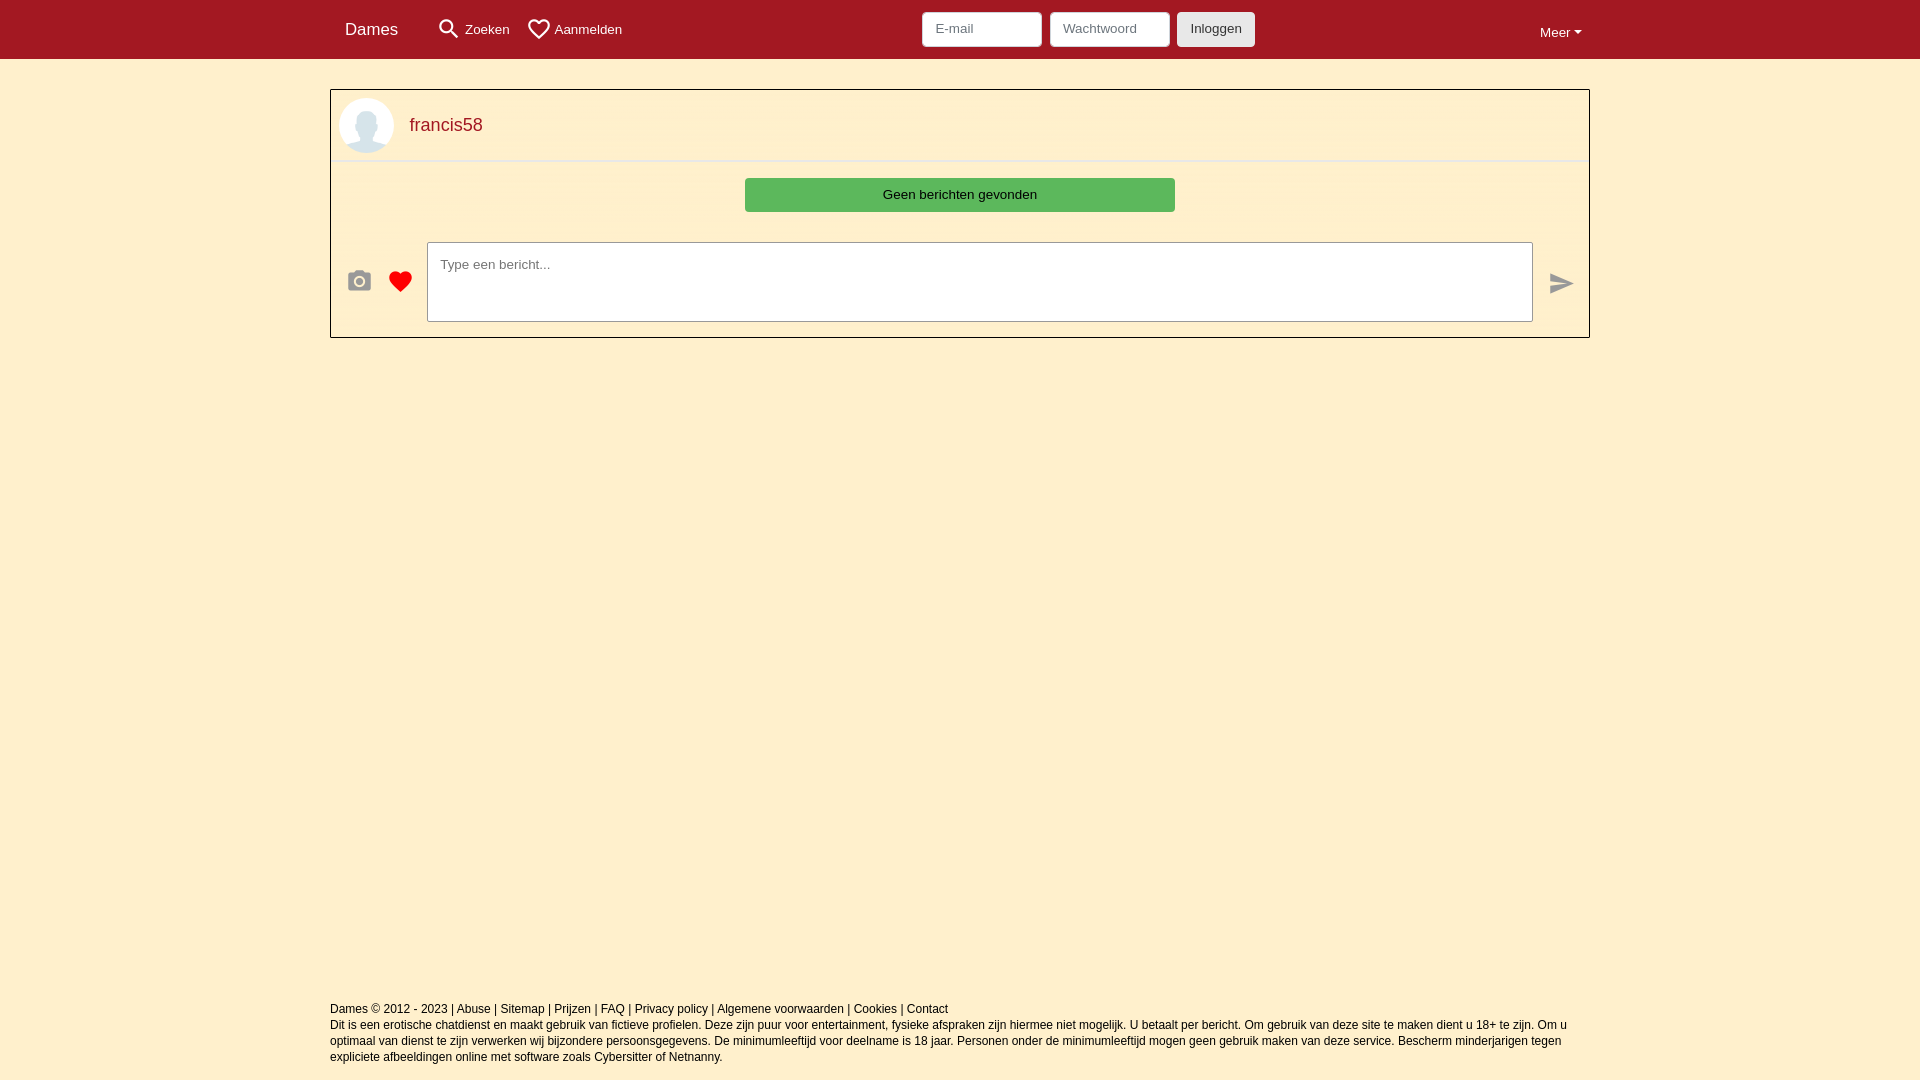  Describe the element at coordinates (906, 1009) in the screenshot. I see `'Contact'` at that location.